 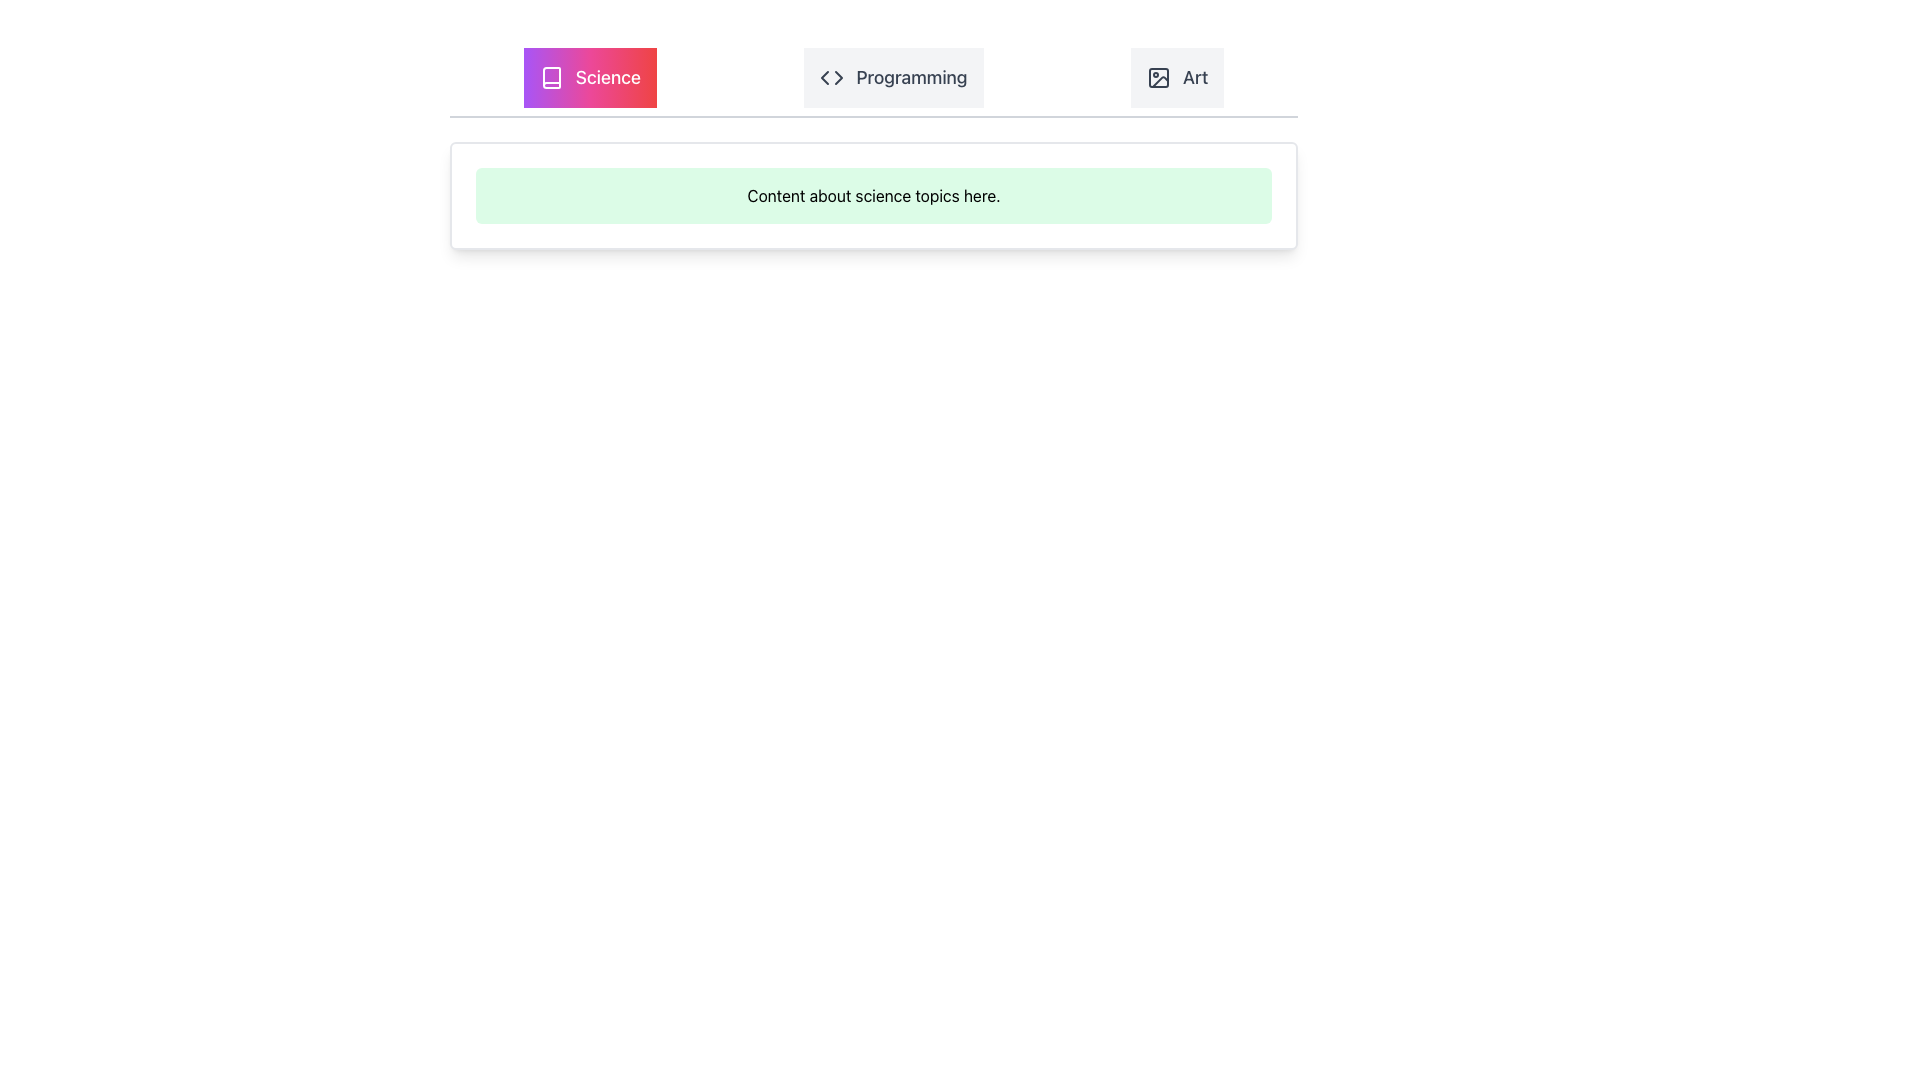 What do you see at coordinates (1158, 76) in the screenshot?
I see `the icon representing visual-related functionality located to the left of the 'Art' text` at bounding box center [1158, 76].